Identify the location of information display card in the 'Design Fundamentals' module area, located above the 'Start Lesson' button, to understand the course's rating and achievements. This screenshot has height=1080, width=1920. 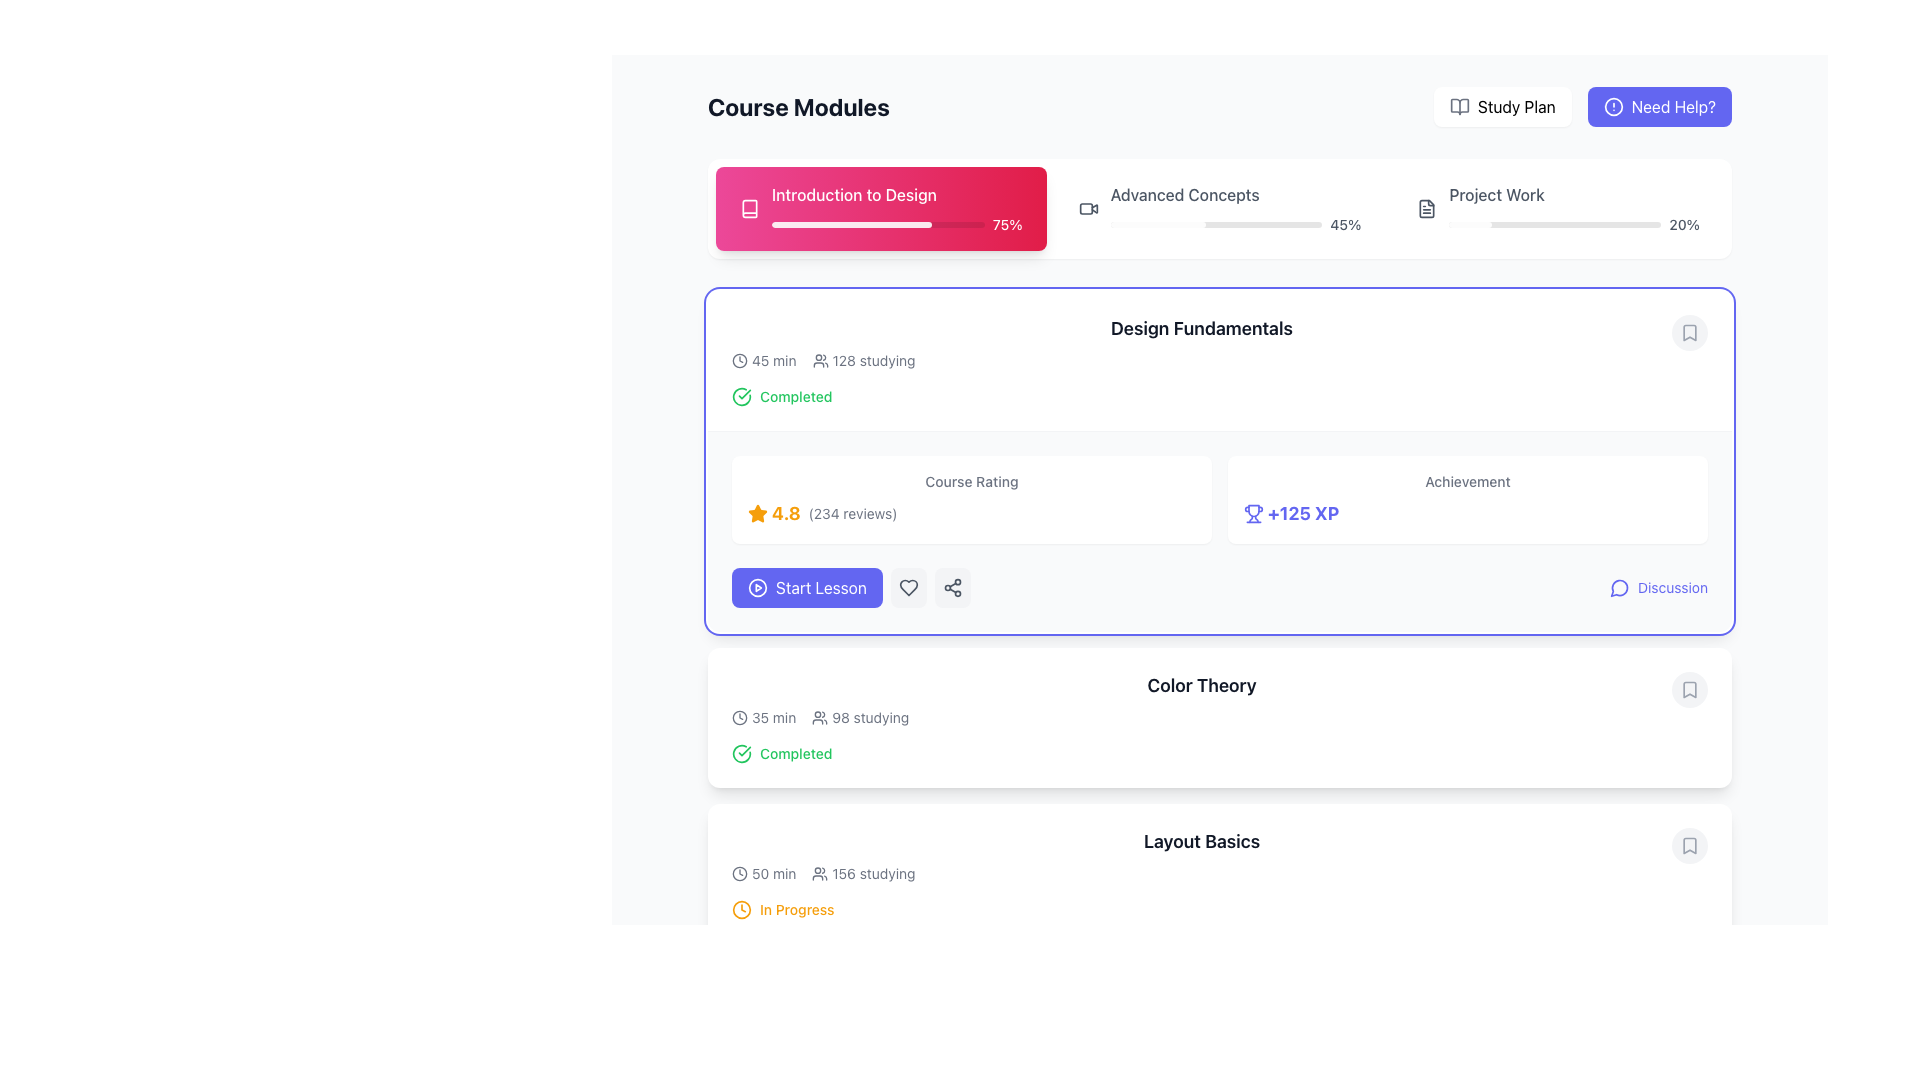
(1218, 499).